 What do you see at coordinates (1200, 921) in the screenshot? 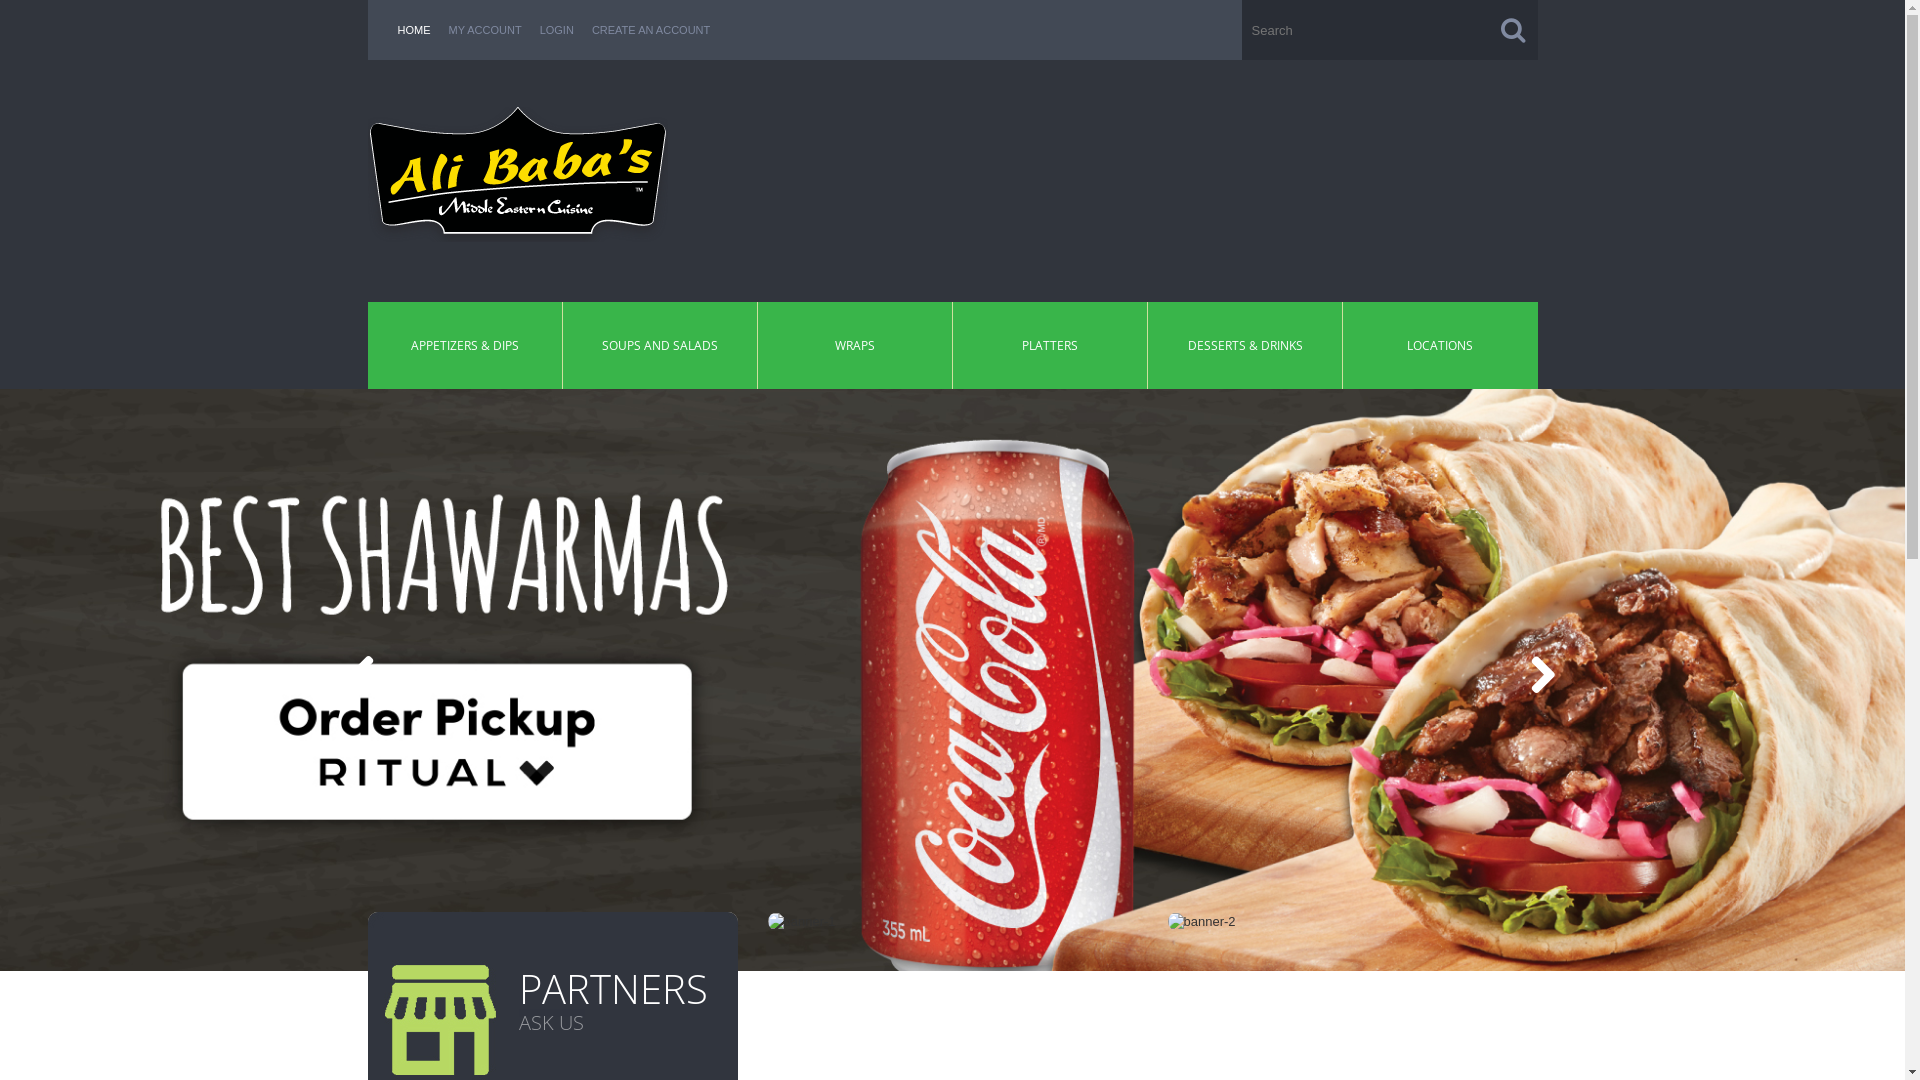
I see `'banner-2'` at bounding box center [1200, 921].